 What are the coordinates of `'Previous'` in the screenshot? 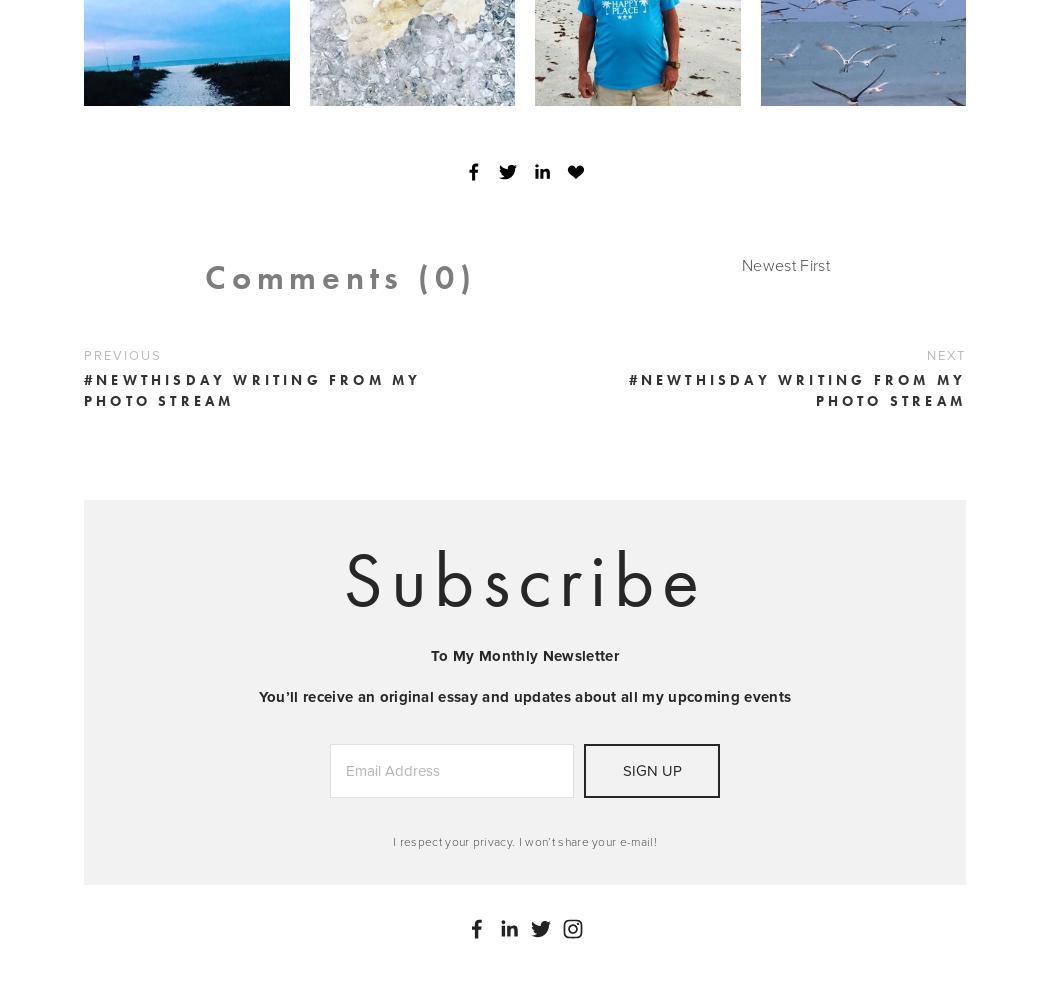 It's located at (121, 354).